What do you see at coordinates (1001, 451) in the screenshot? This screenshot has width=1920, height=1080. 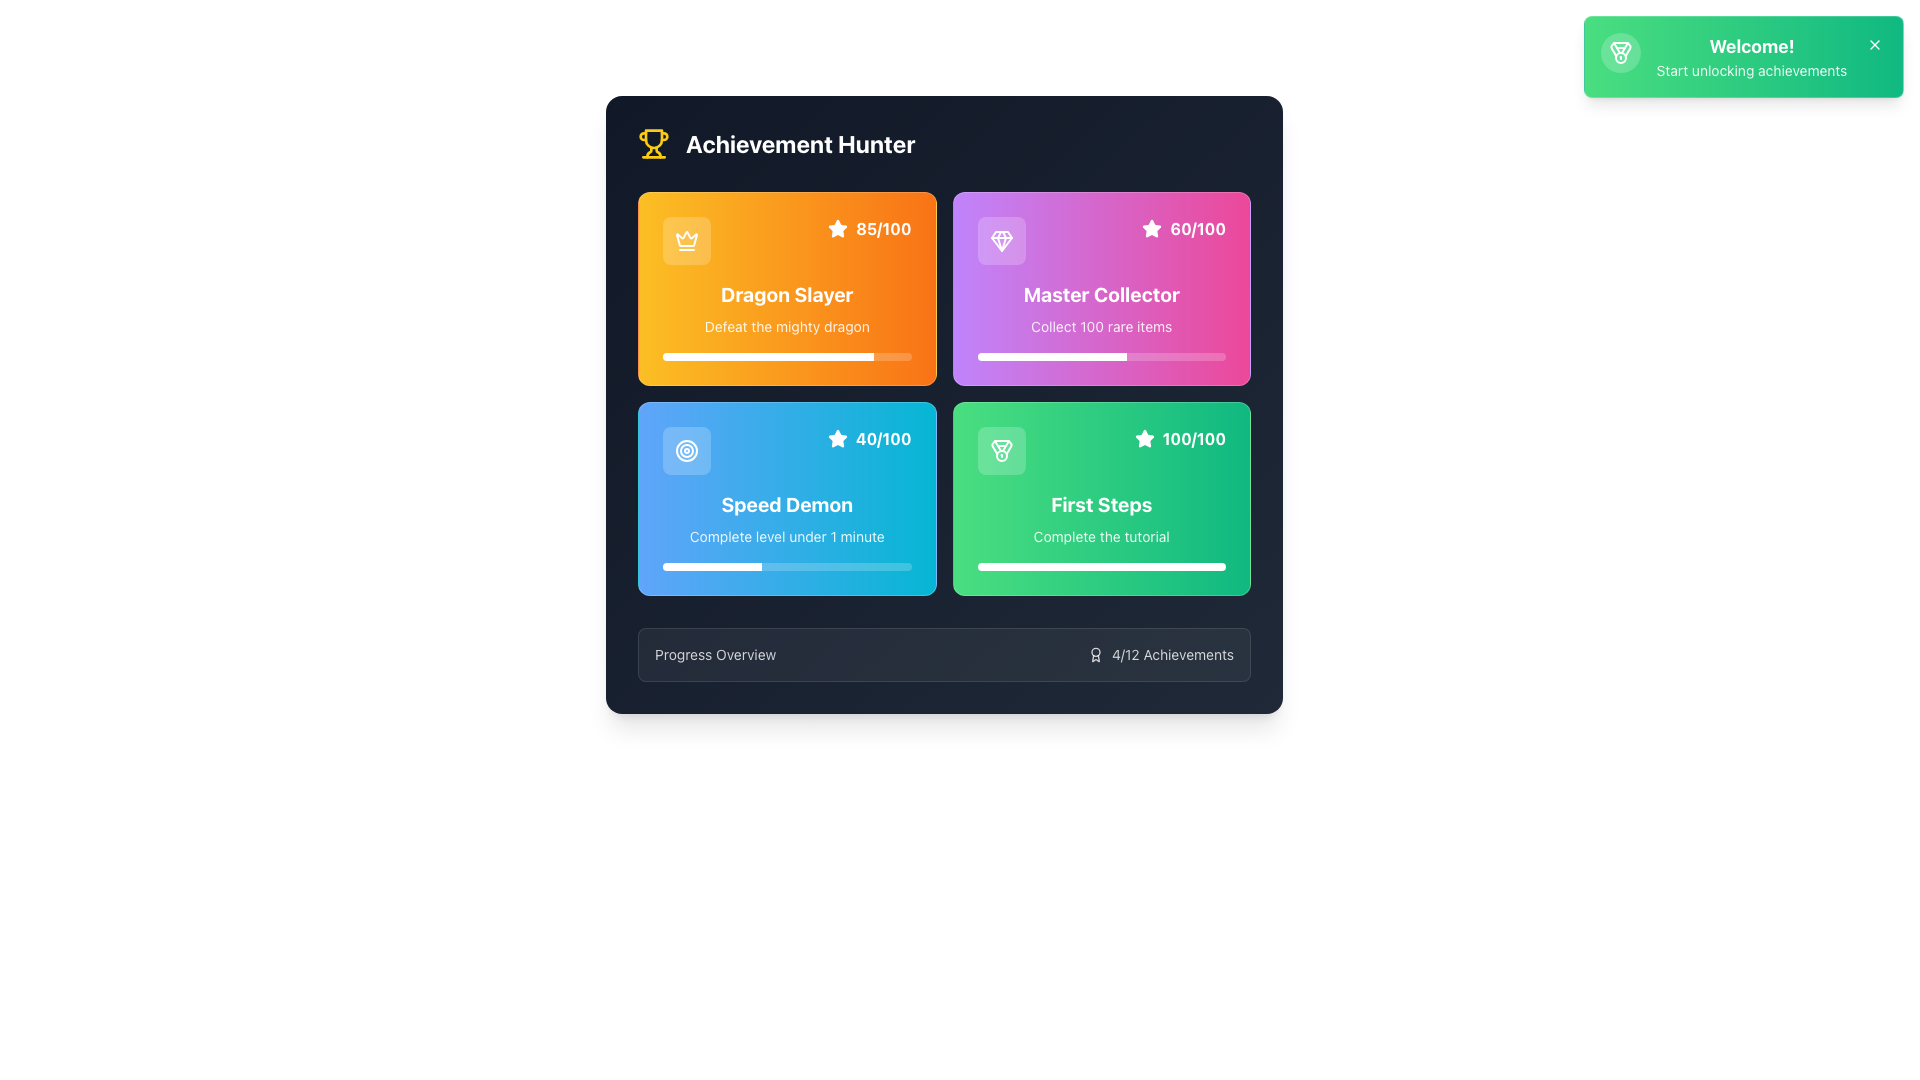 I see `the achievement icon for 'First Steps' located within the green button in the bottom-right corner of the achievements grid` at bounding box center [1001, 451].